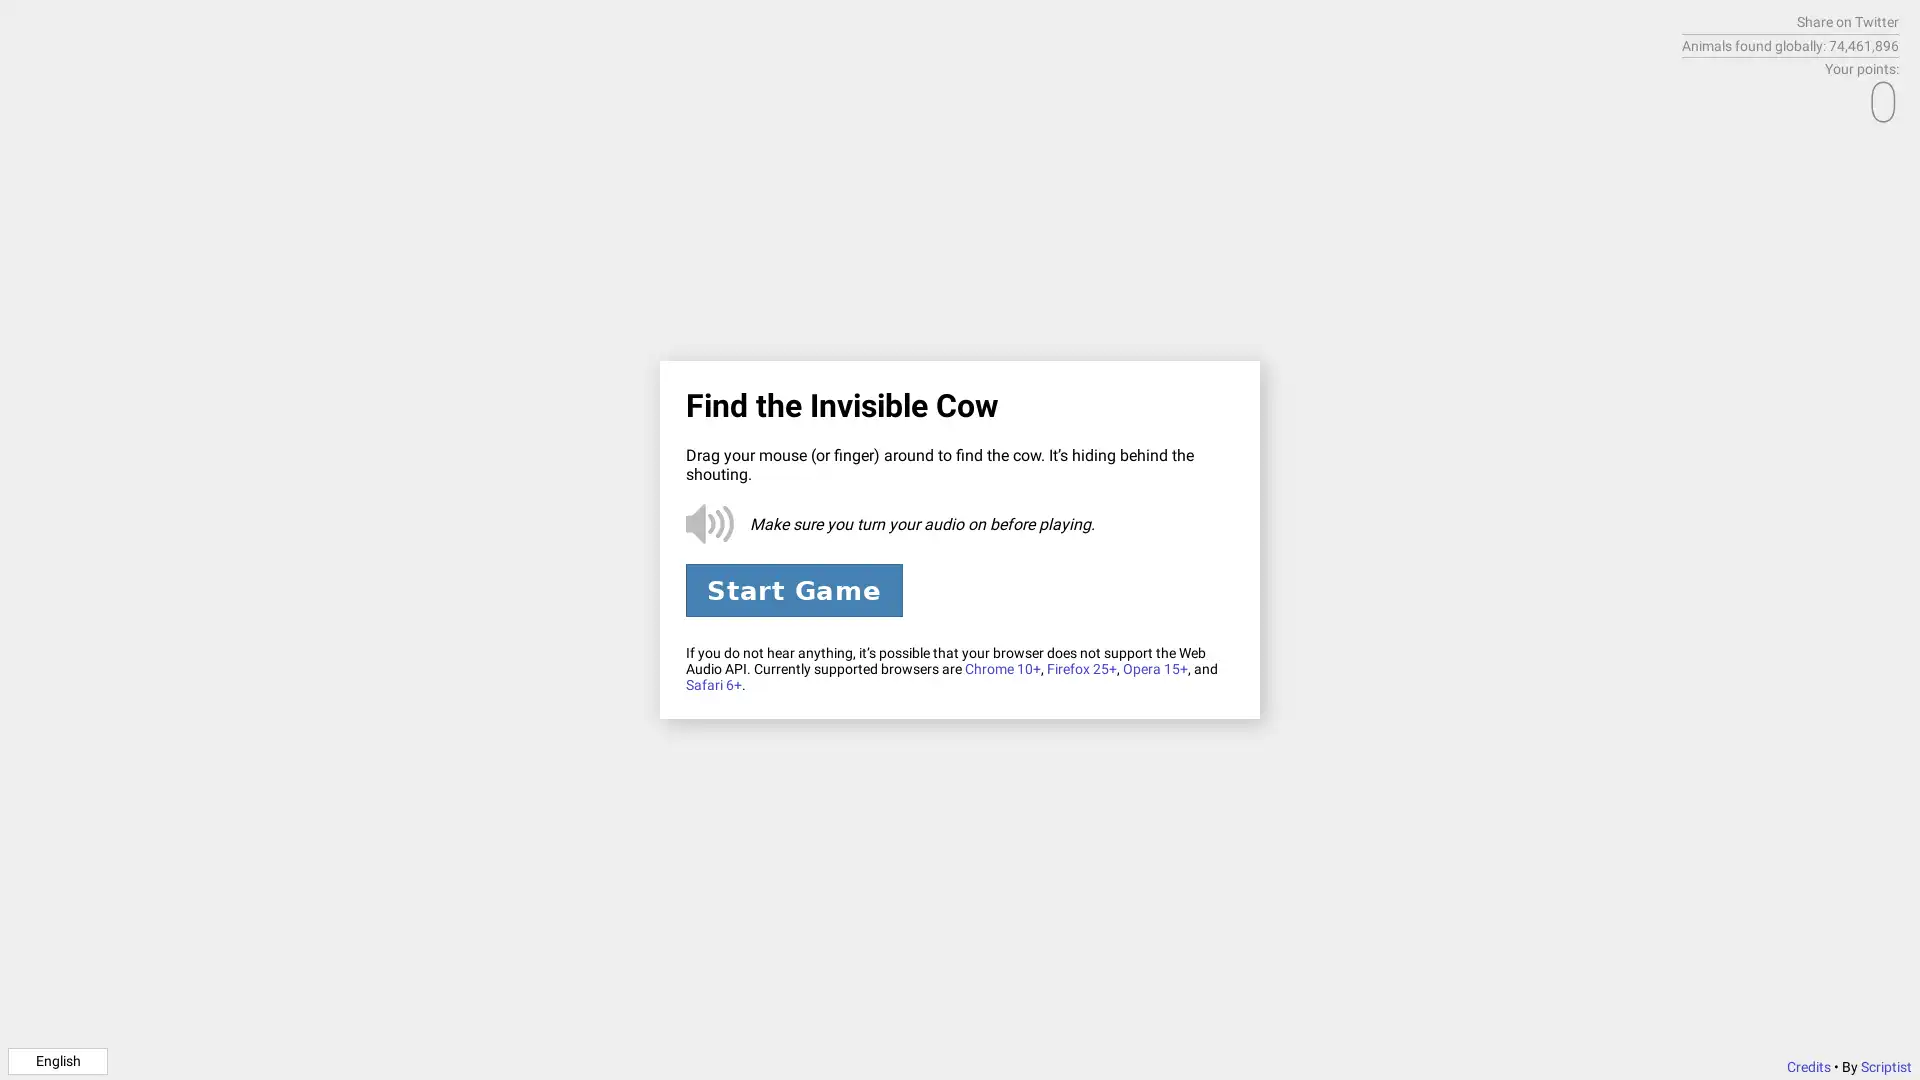 This screenshot has width=1920, height=1080. What do you see at coordinates (1847, 22) in the screenshot?
I see `Share on Twitter` at bounding box center [1847, 22].